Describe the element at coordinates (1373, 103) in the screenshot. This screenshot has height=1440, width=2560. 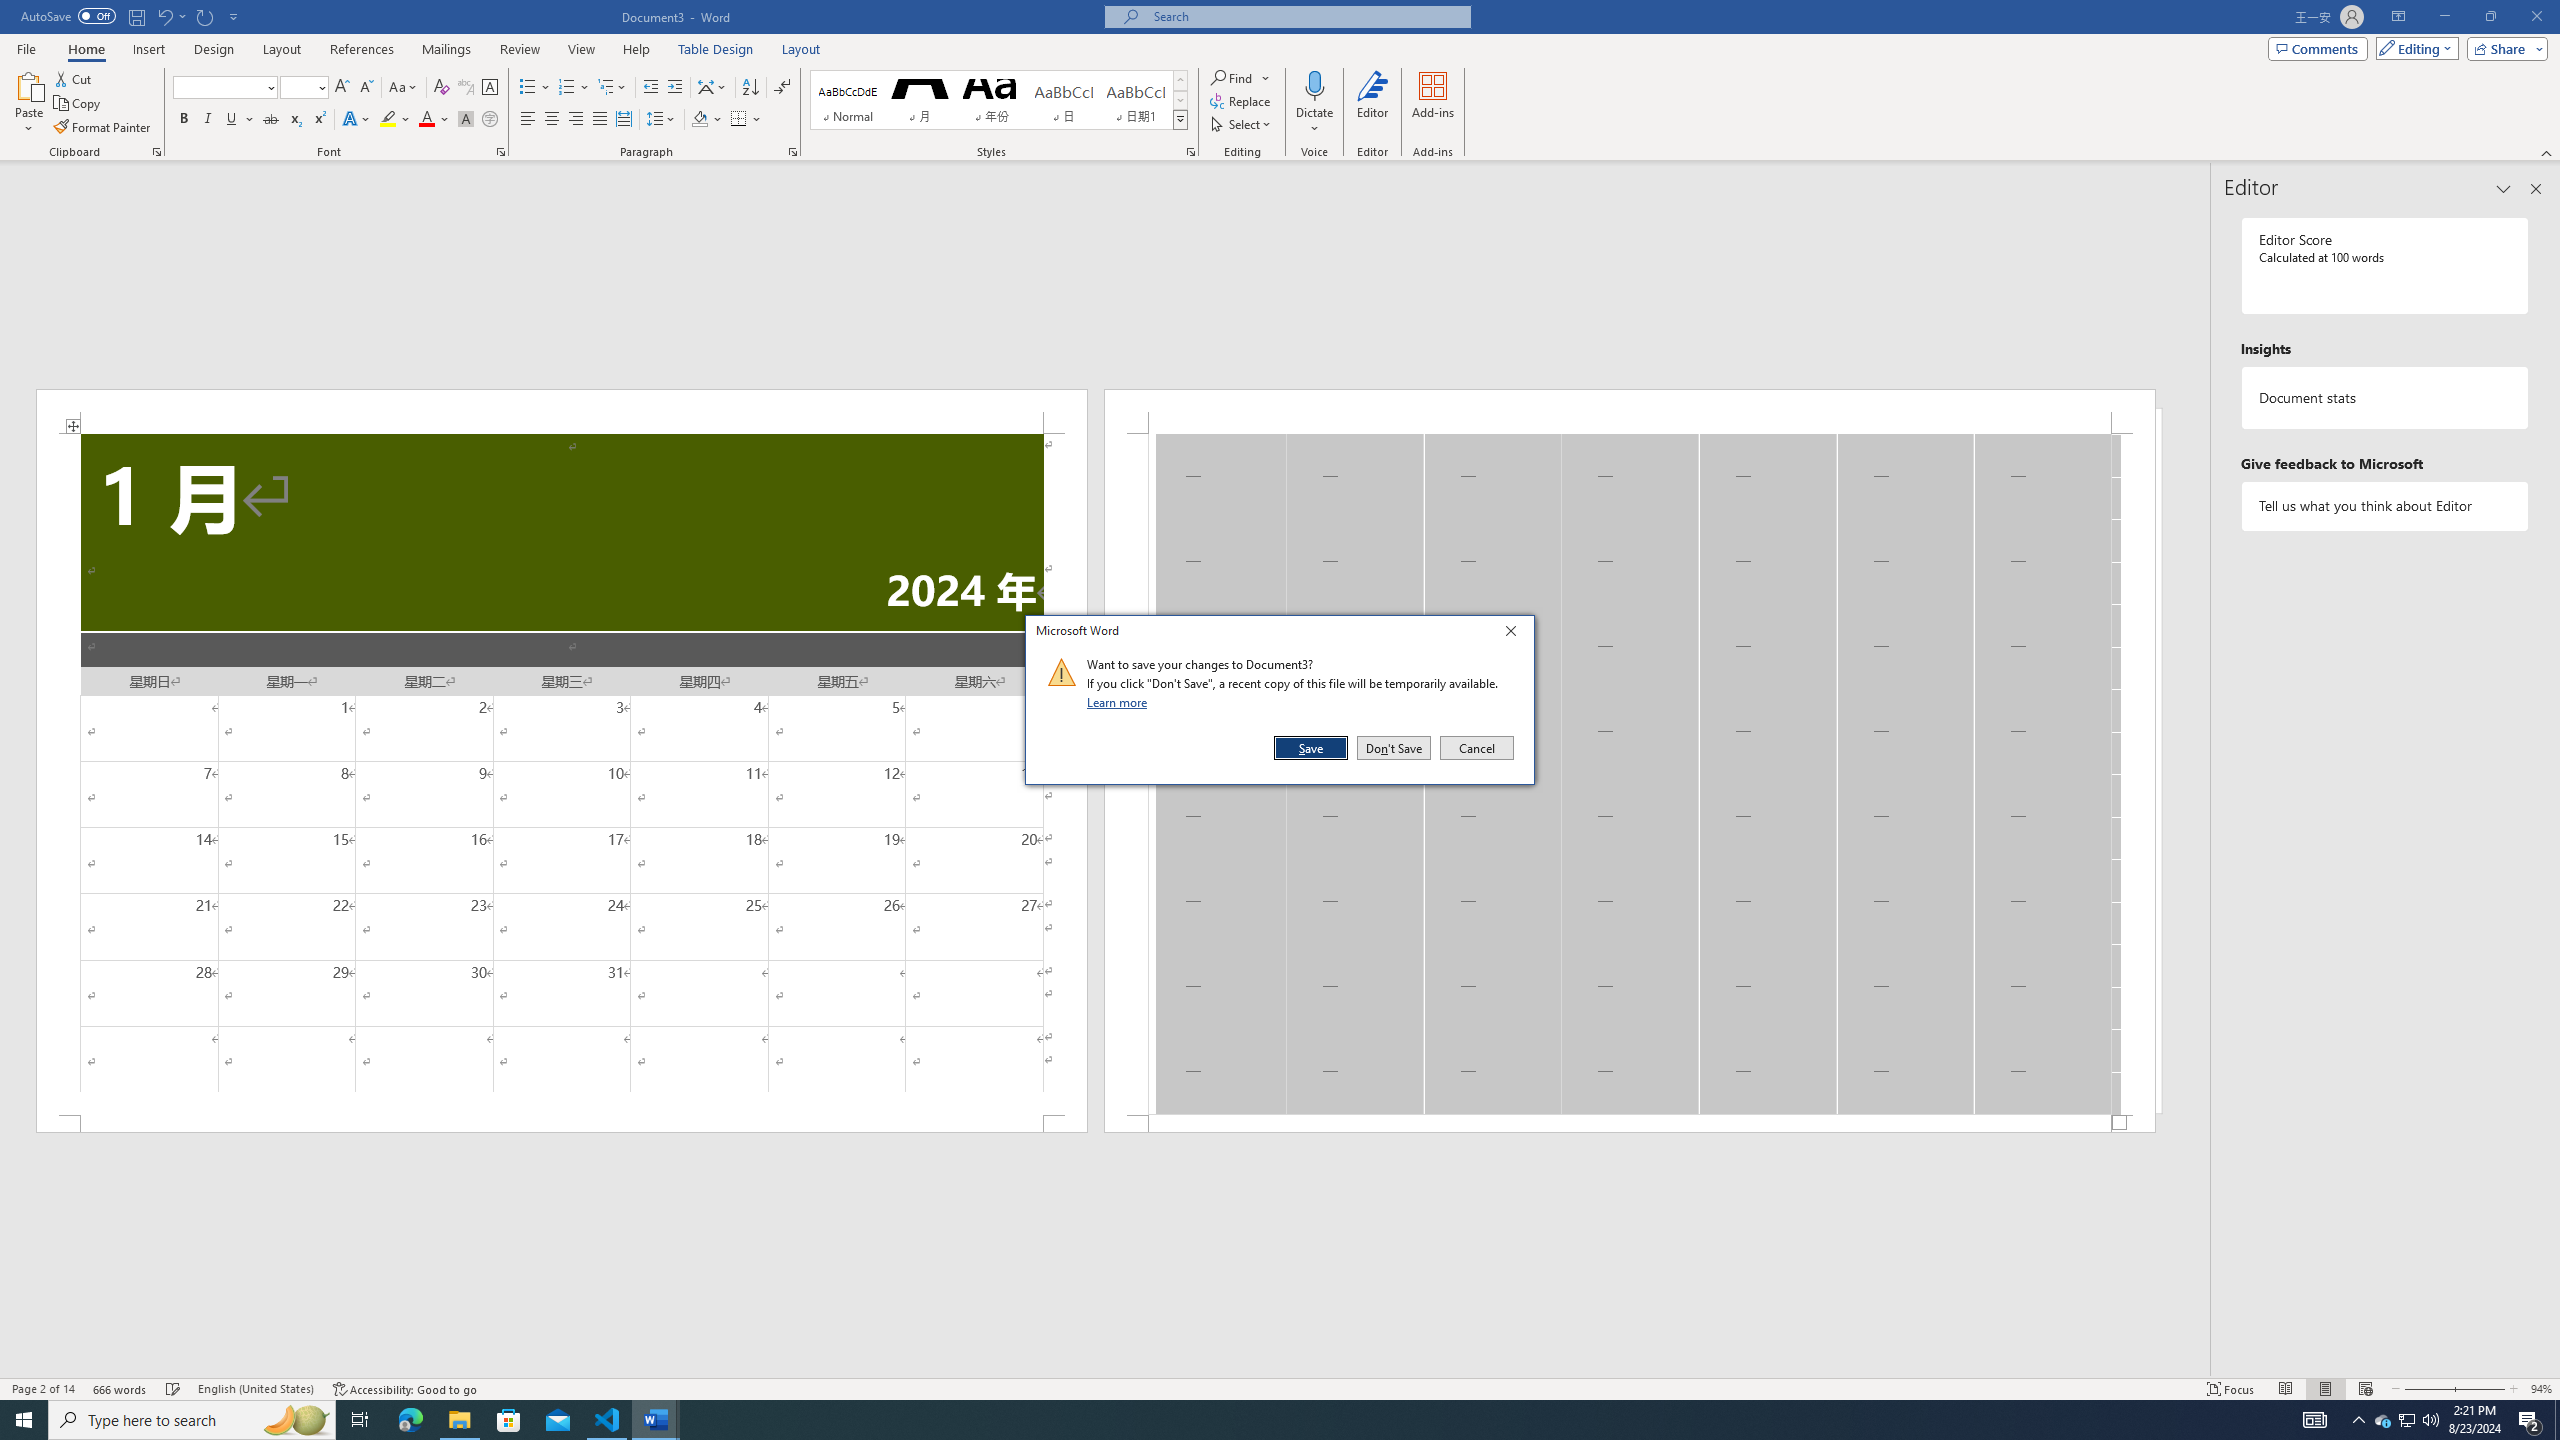
I see `'Editor'` at that location.